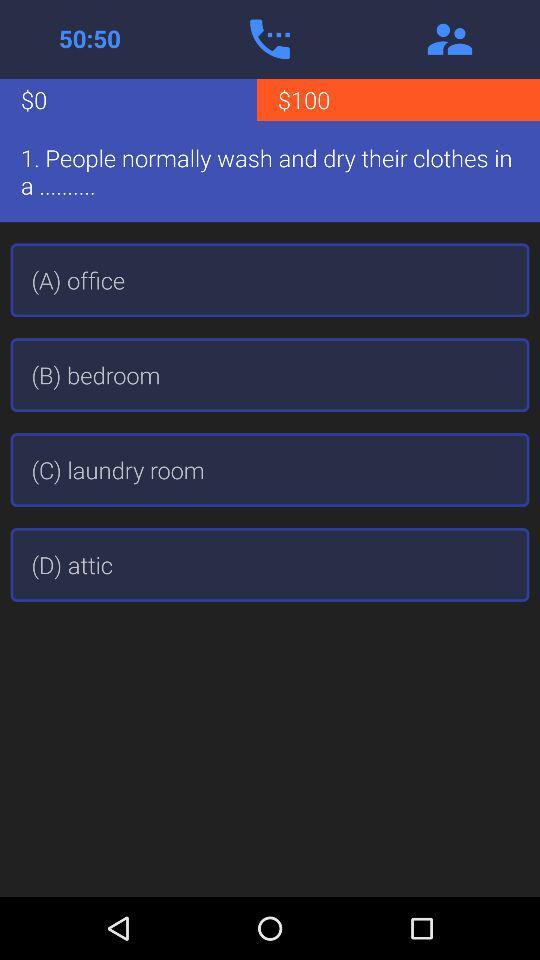  Describe the element at coordinates (270, 38) in the screenshot. I see `the app above the $0` at that location.